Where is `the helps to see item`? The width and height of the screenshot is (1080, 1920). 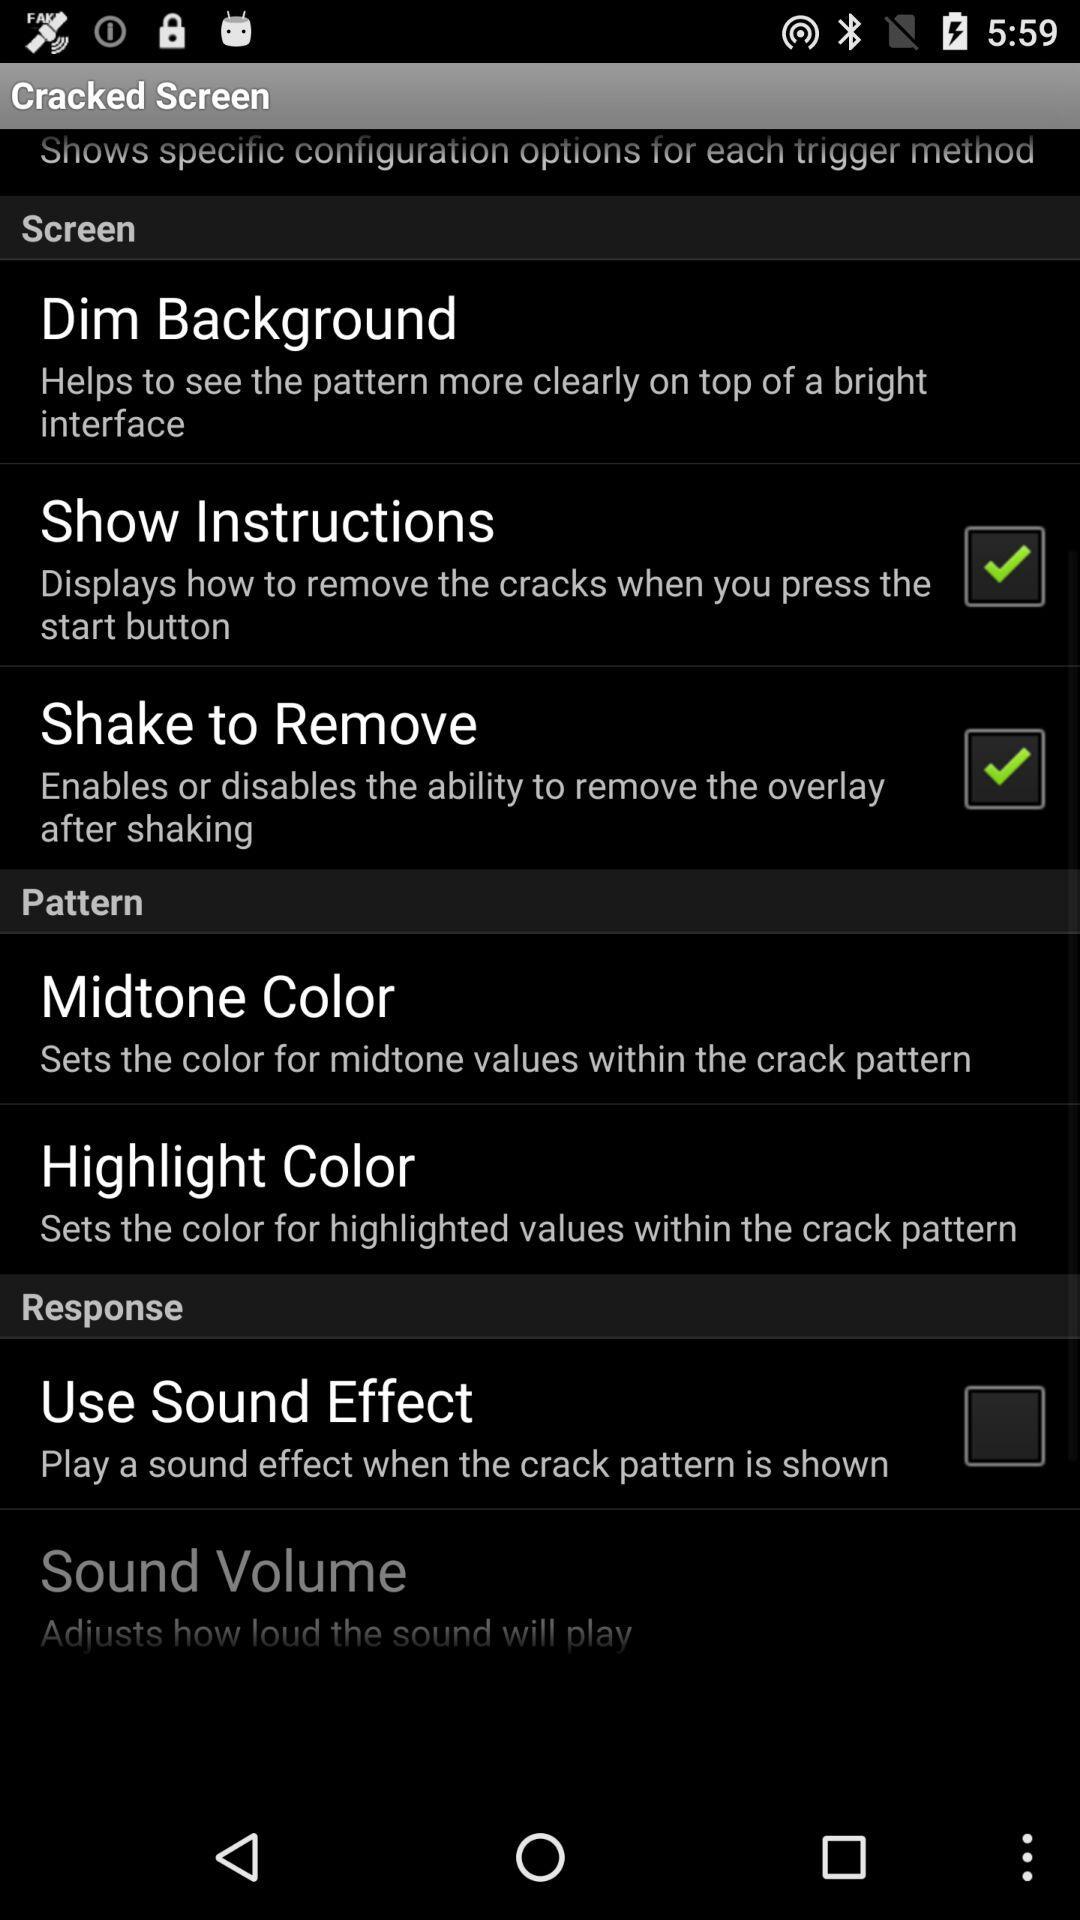
the helps to see item is located at coordinates (537, 400).